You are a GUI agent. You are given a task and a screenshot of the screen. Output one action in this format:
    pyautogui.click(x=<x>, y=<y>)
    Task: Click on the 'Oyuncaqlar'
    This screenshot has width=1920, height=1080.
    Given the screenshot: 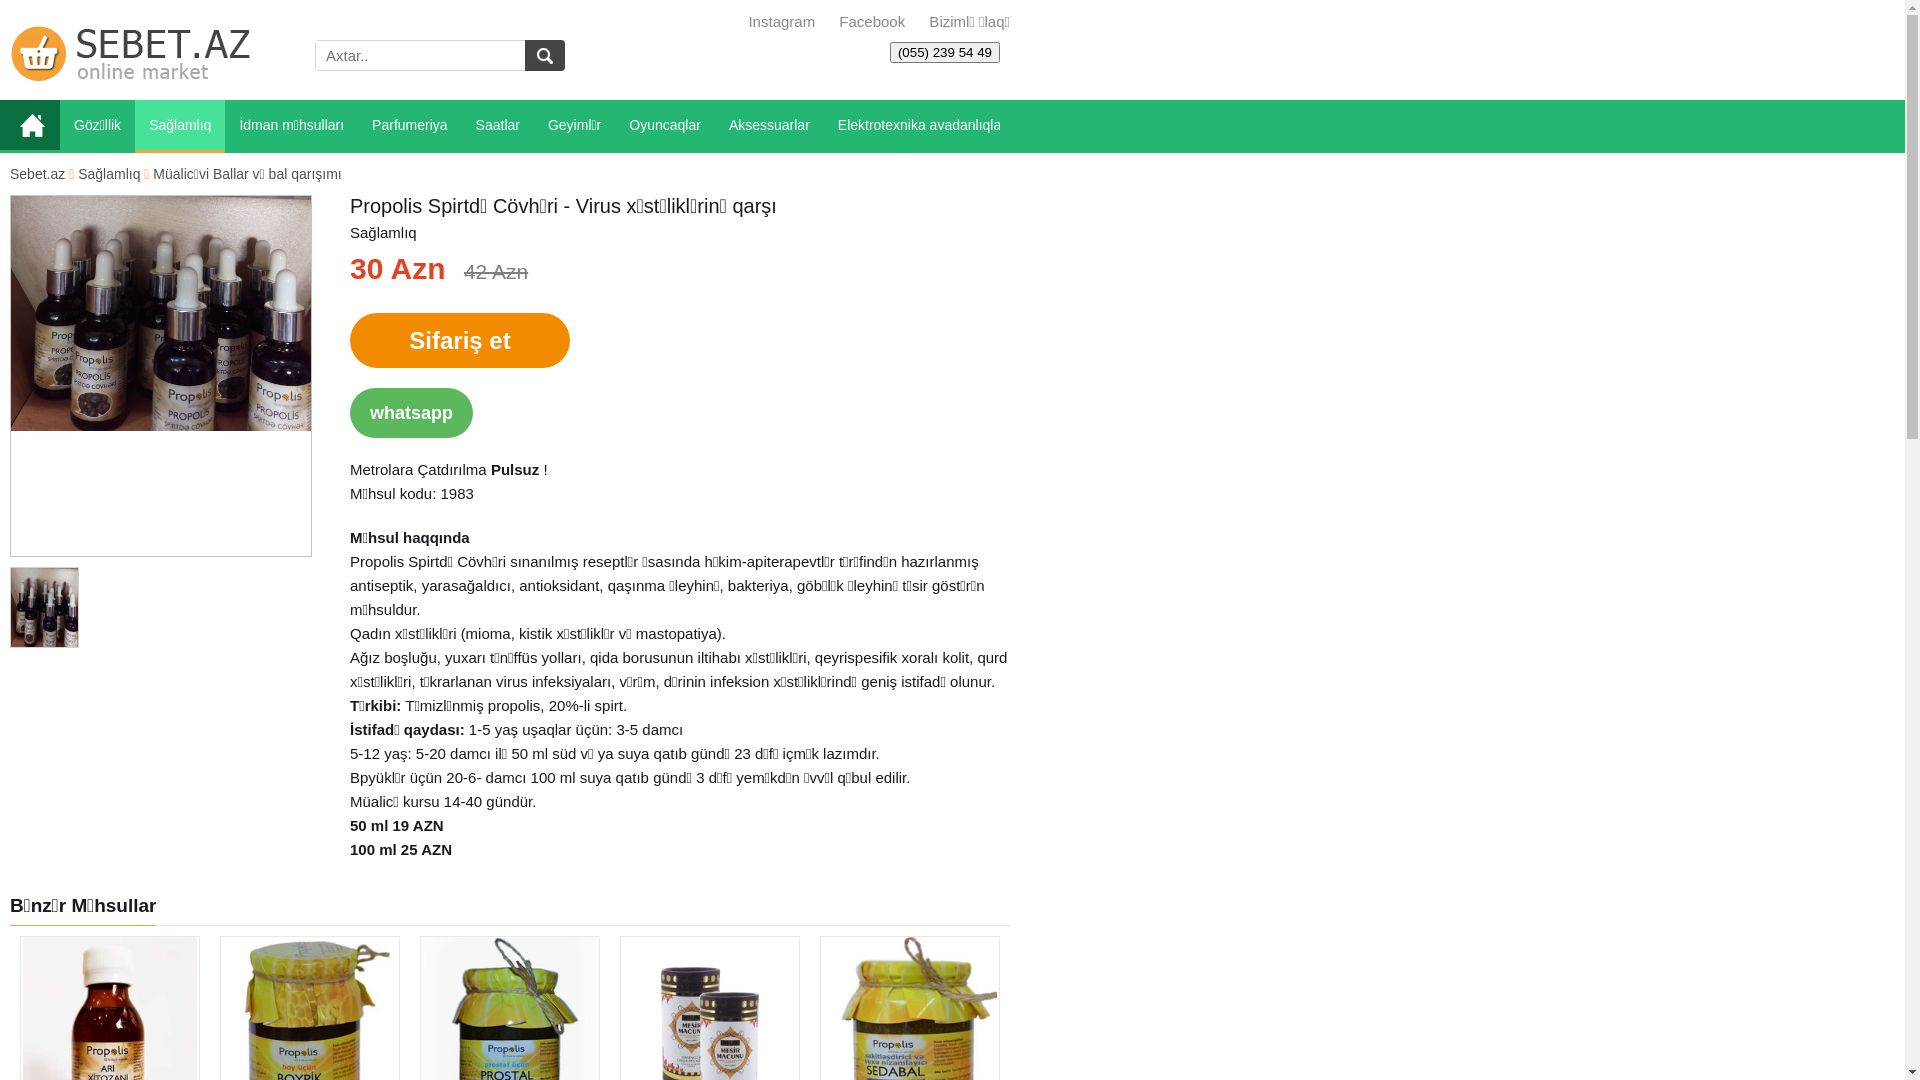 What is the action you would take?
    pyautogui.click(x=613, y=126)
    